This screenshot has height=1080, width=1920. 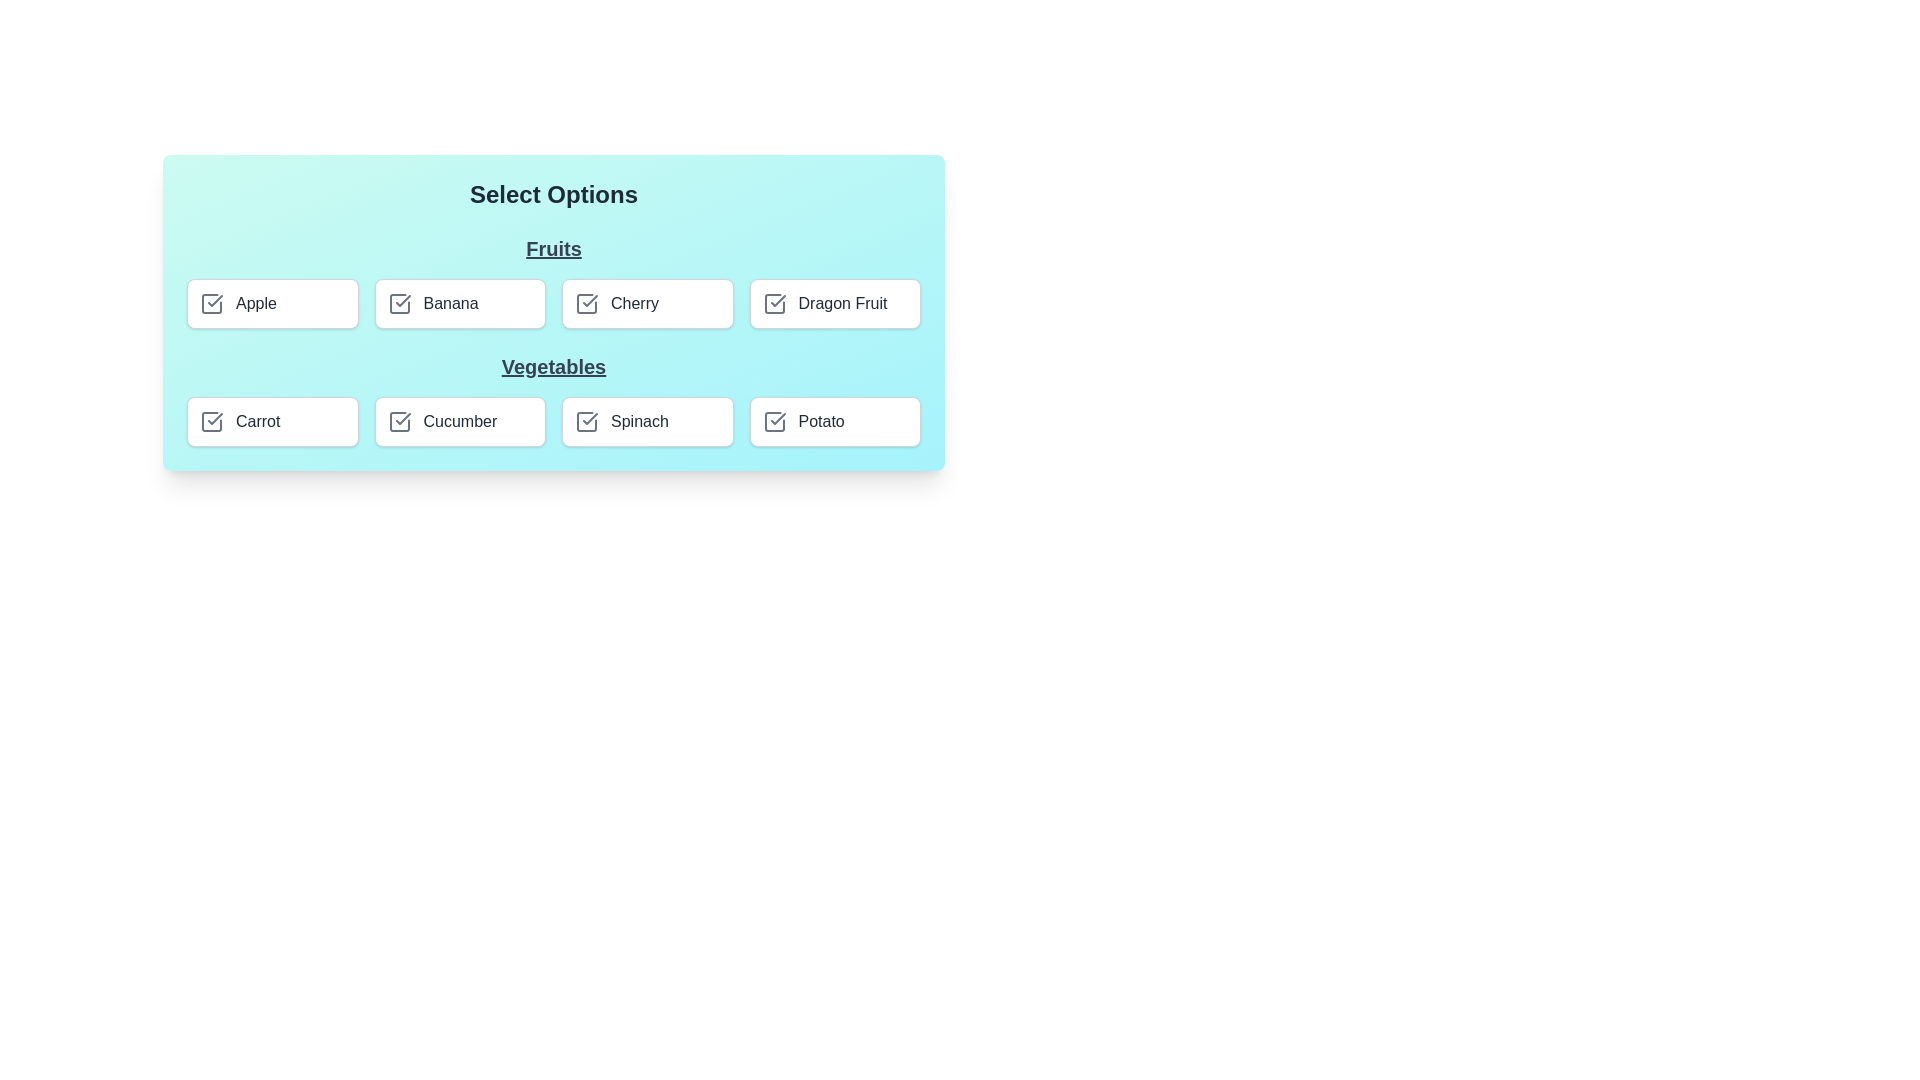 I want to click on the checkbox labeled 'Banana', so click(x=459, y=304).